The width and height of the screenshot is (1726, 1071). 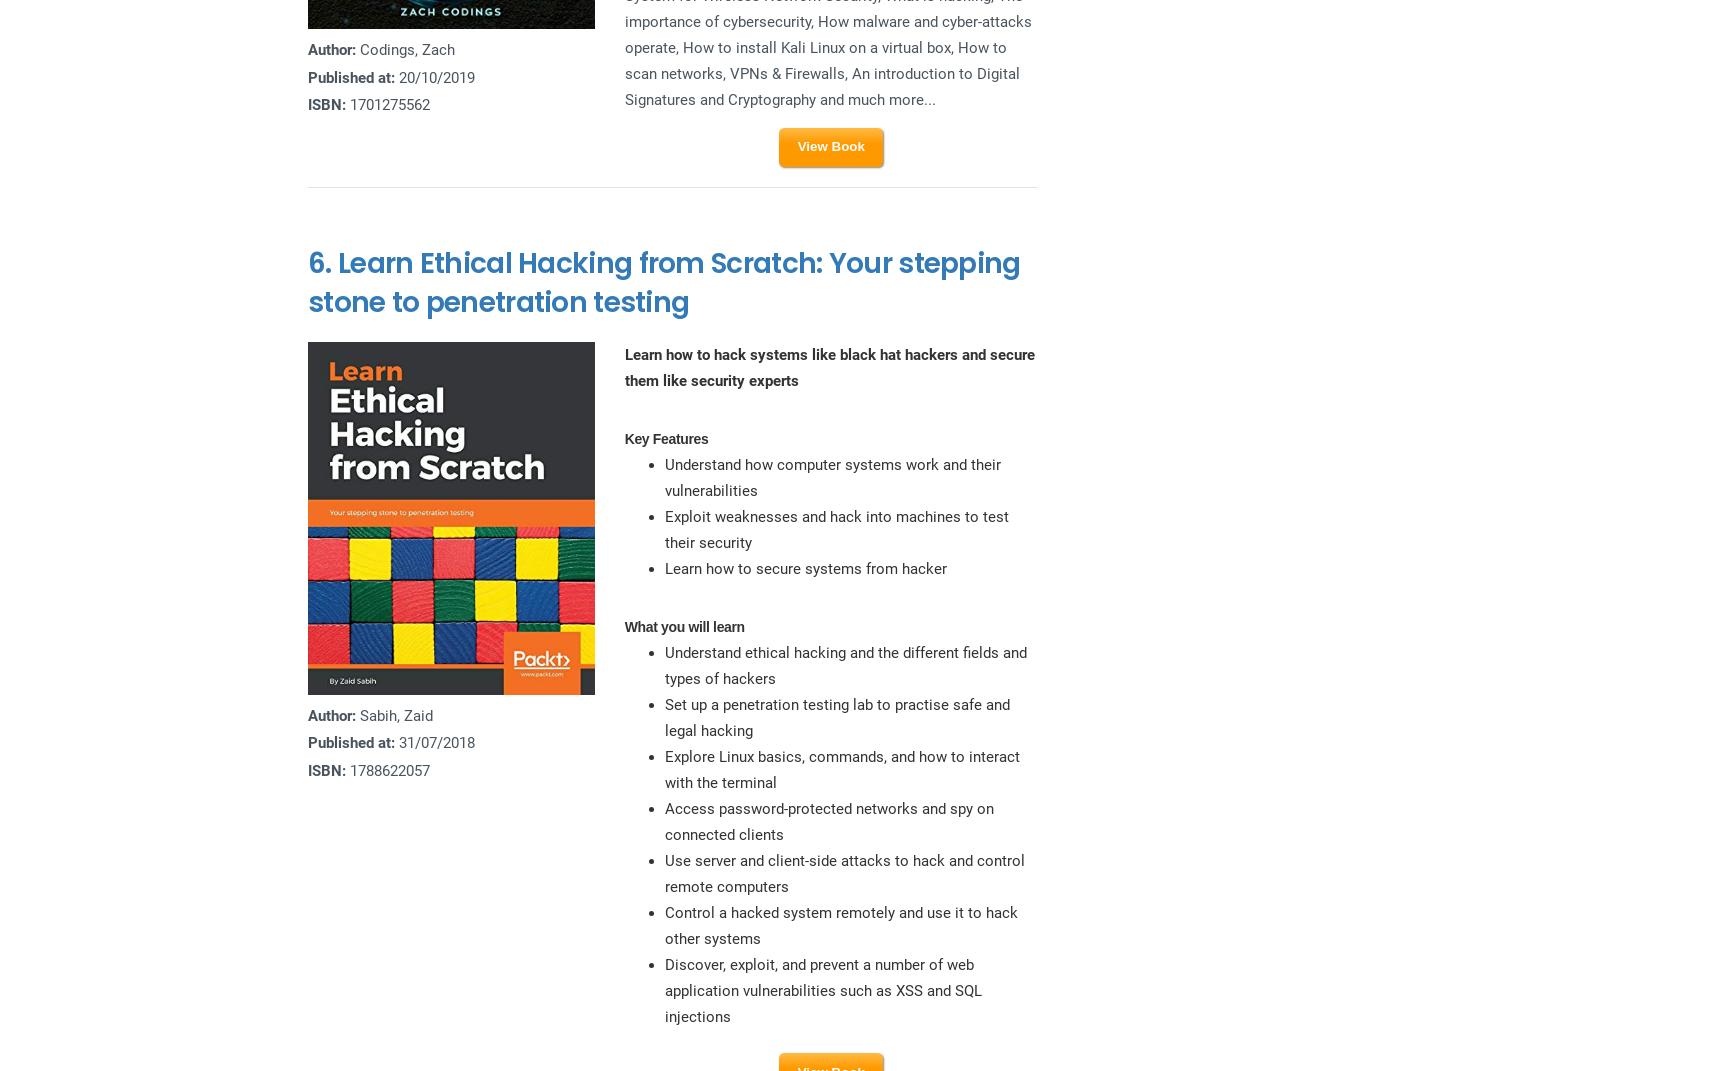 I want to click on '1701275562', so click(x=388, y=104).